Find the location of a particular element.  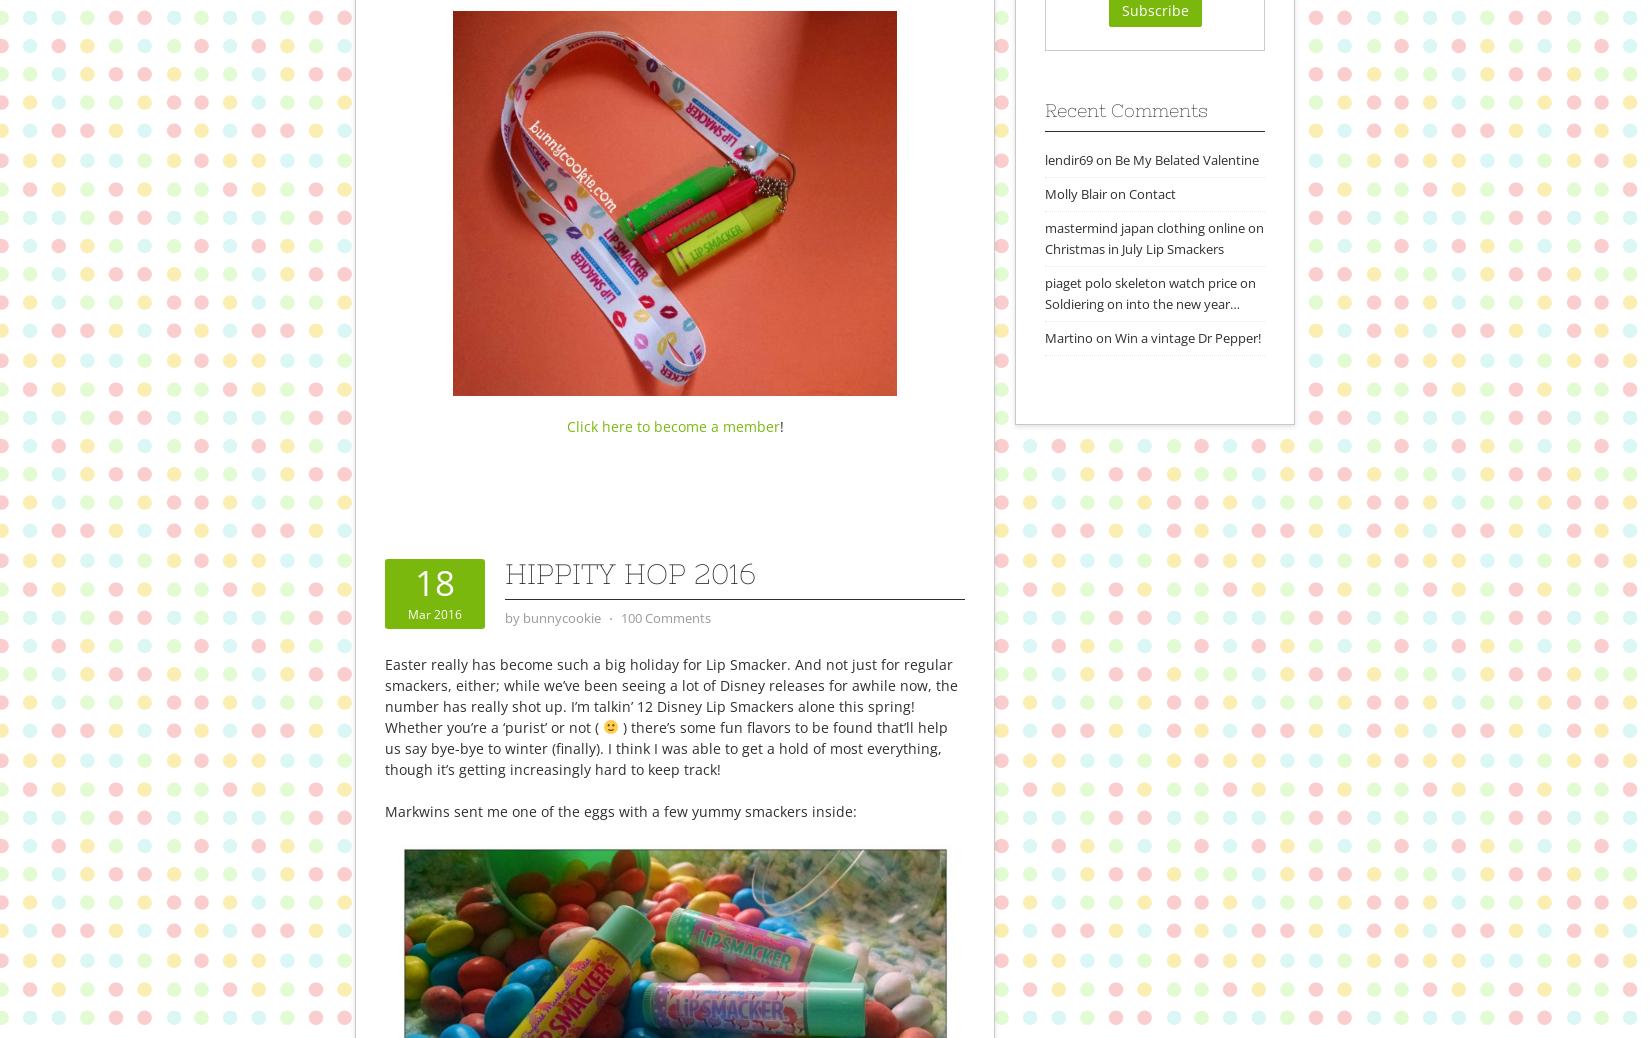

'!' is located at coordinates (779, 425).